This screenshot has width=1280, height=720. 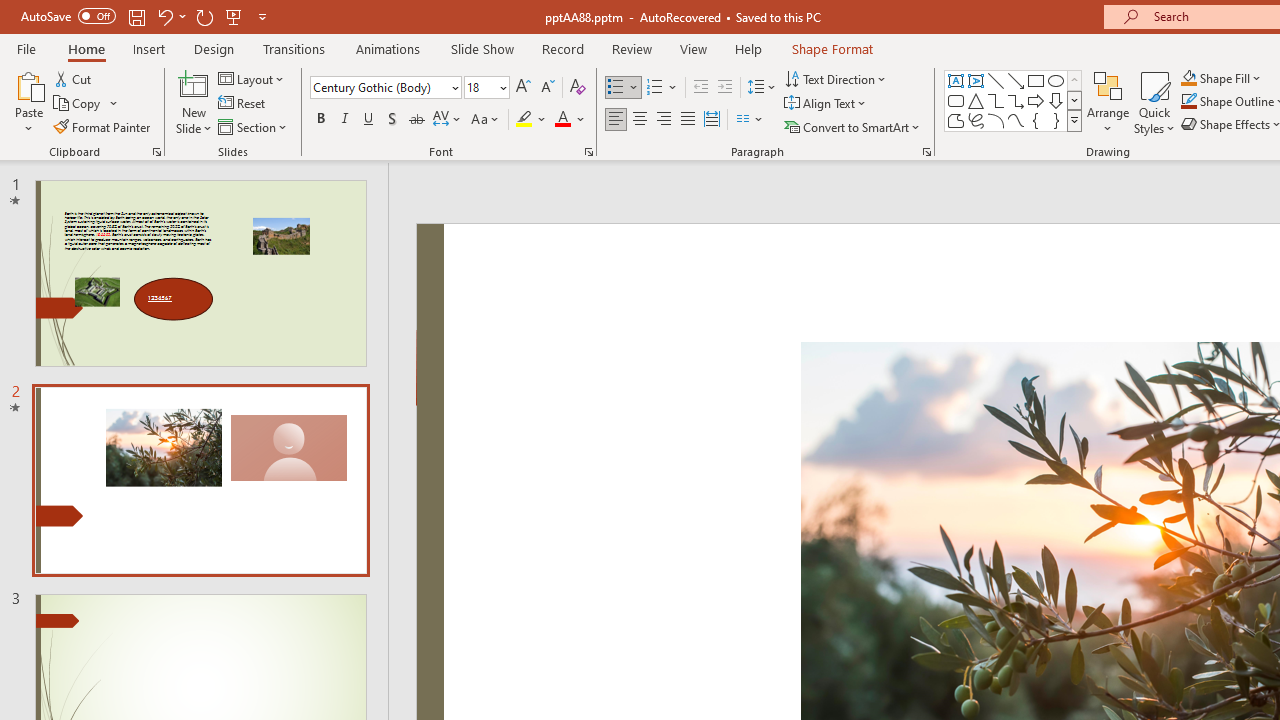 What do you see at coordinates (663, 119) in the screenshot?
I see `'Align Right'` at bounding box center [663, 119].